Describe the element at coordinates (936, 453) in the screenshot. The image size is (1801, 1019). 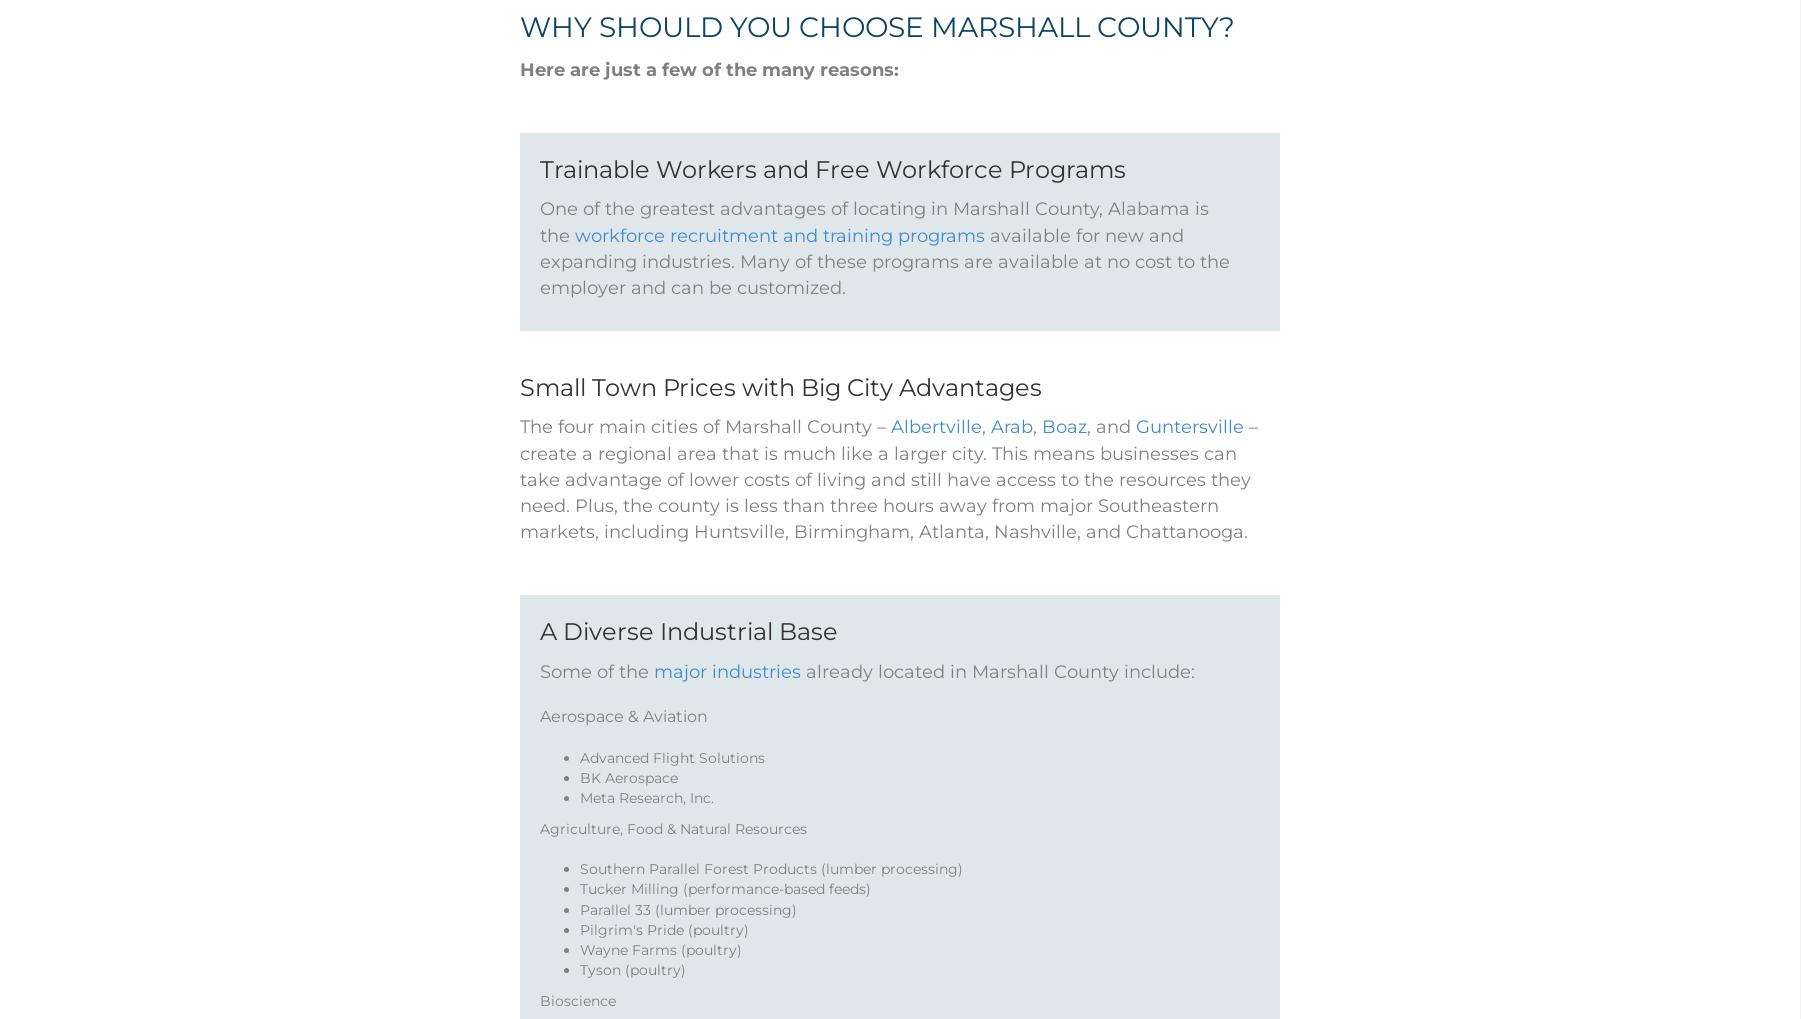
I see `'Albertville'` at that location.